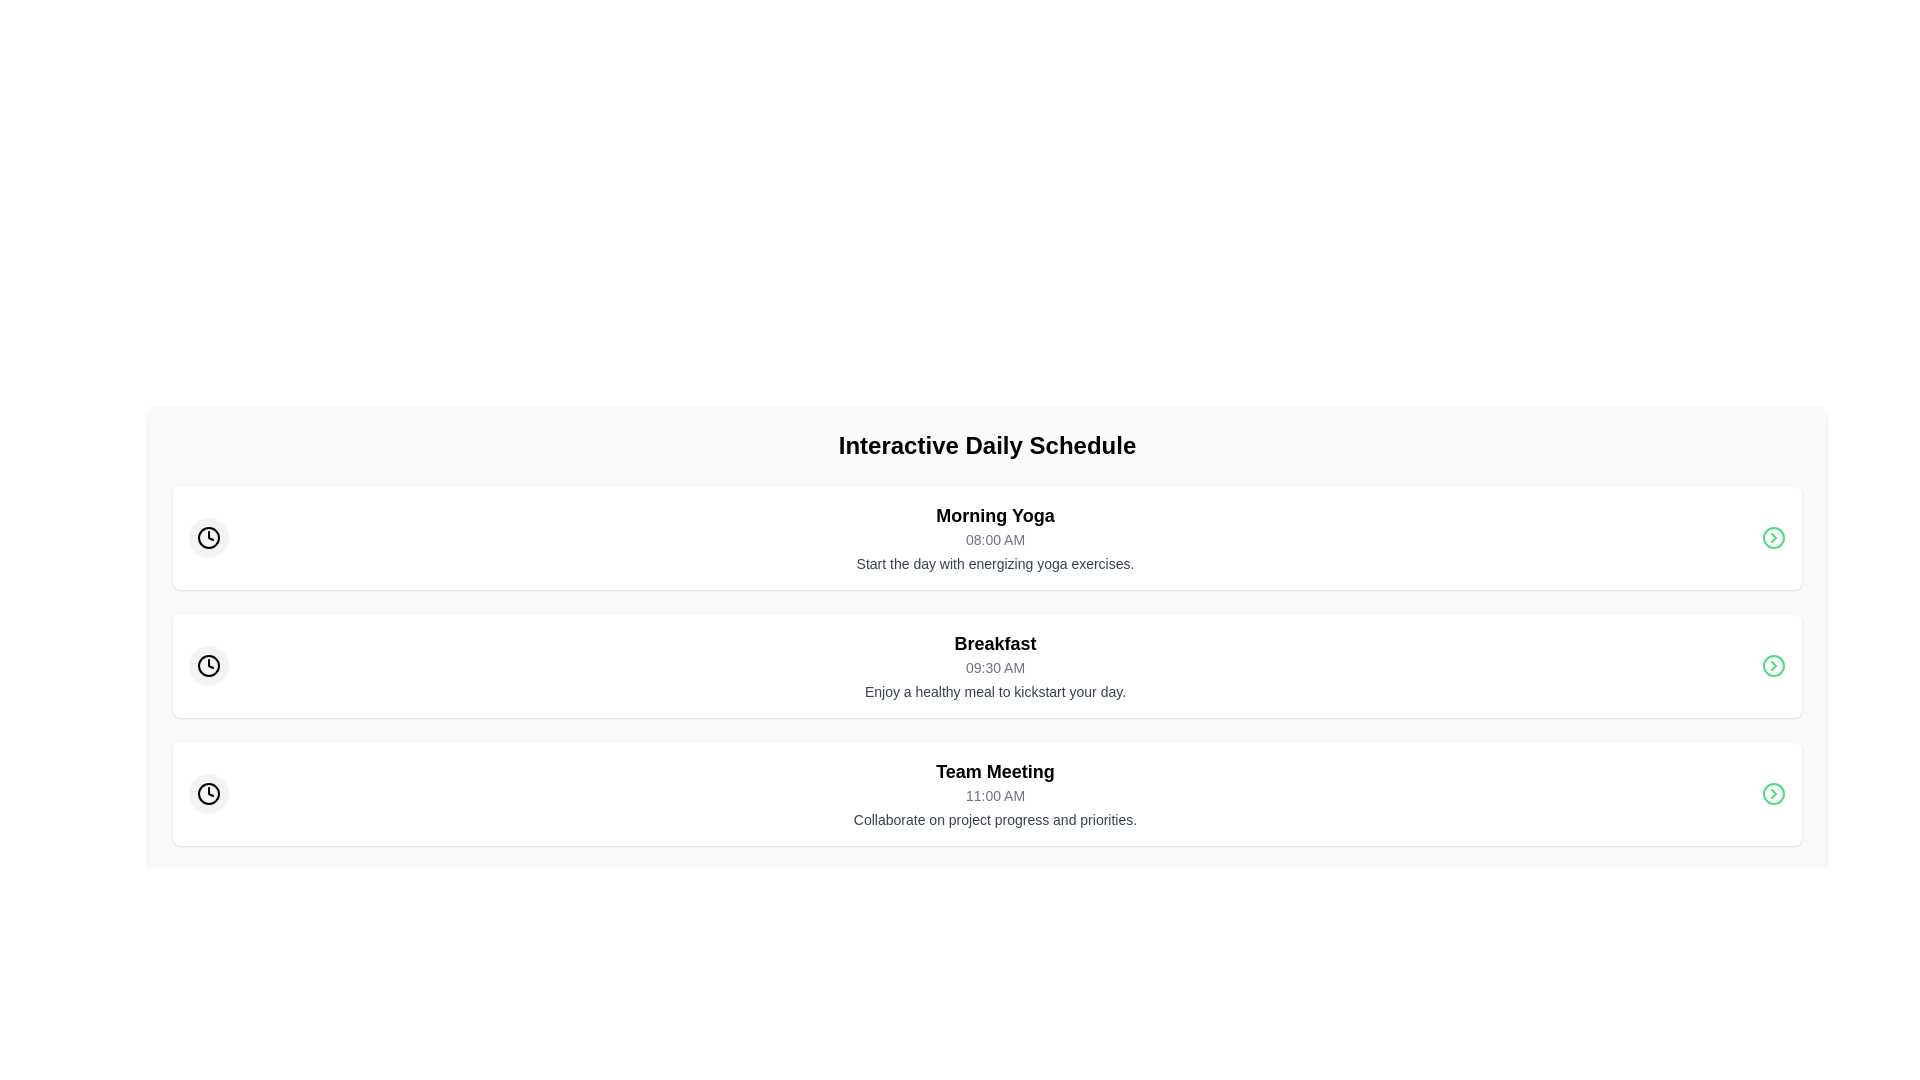  I want to click on the text label that reads 'Collaborate on project progress and priorities.' located at the bottom of the 'Team Meeting' section, so click(995, 820).